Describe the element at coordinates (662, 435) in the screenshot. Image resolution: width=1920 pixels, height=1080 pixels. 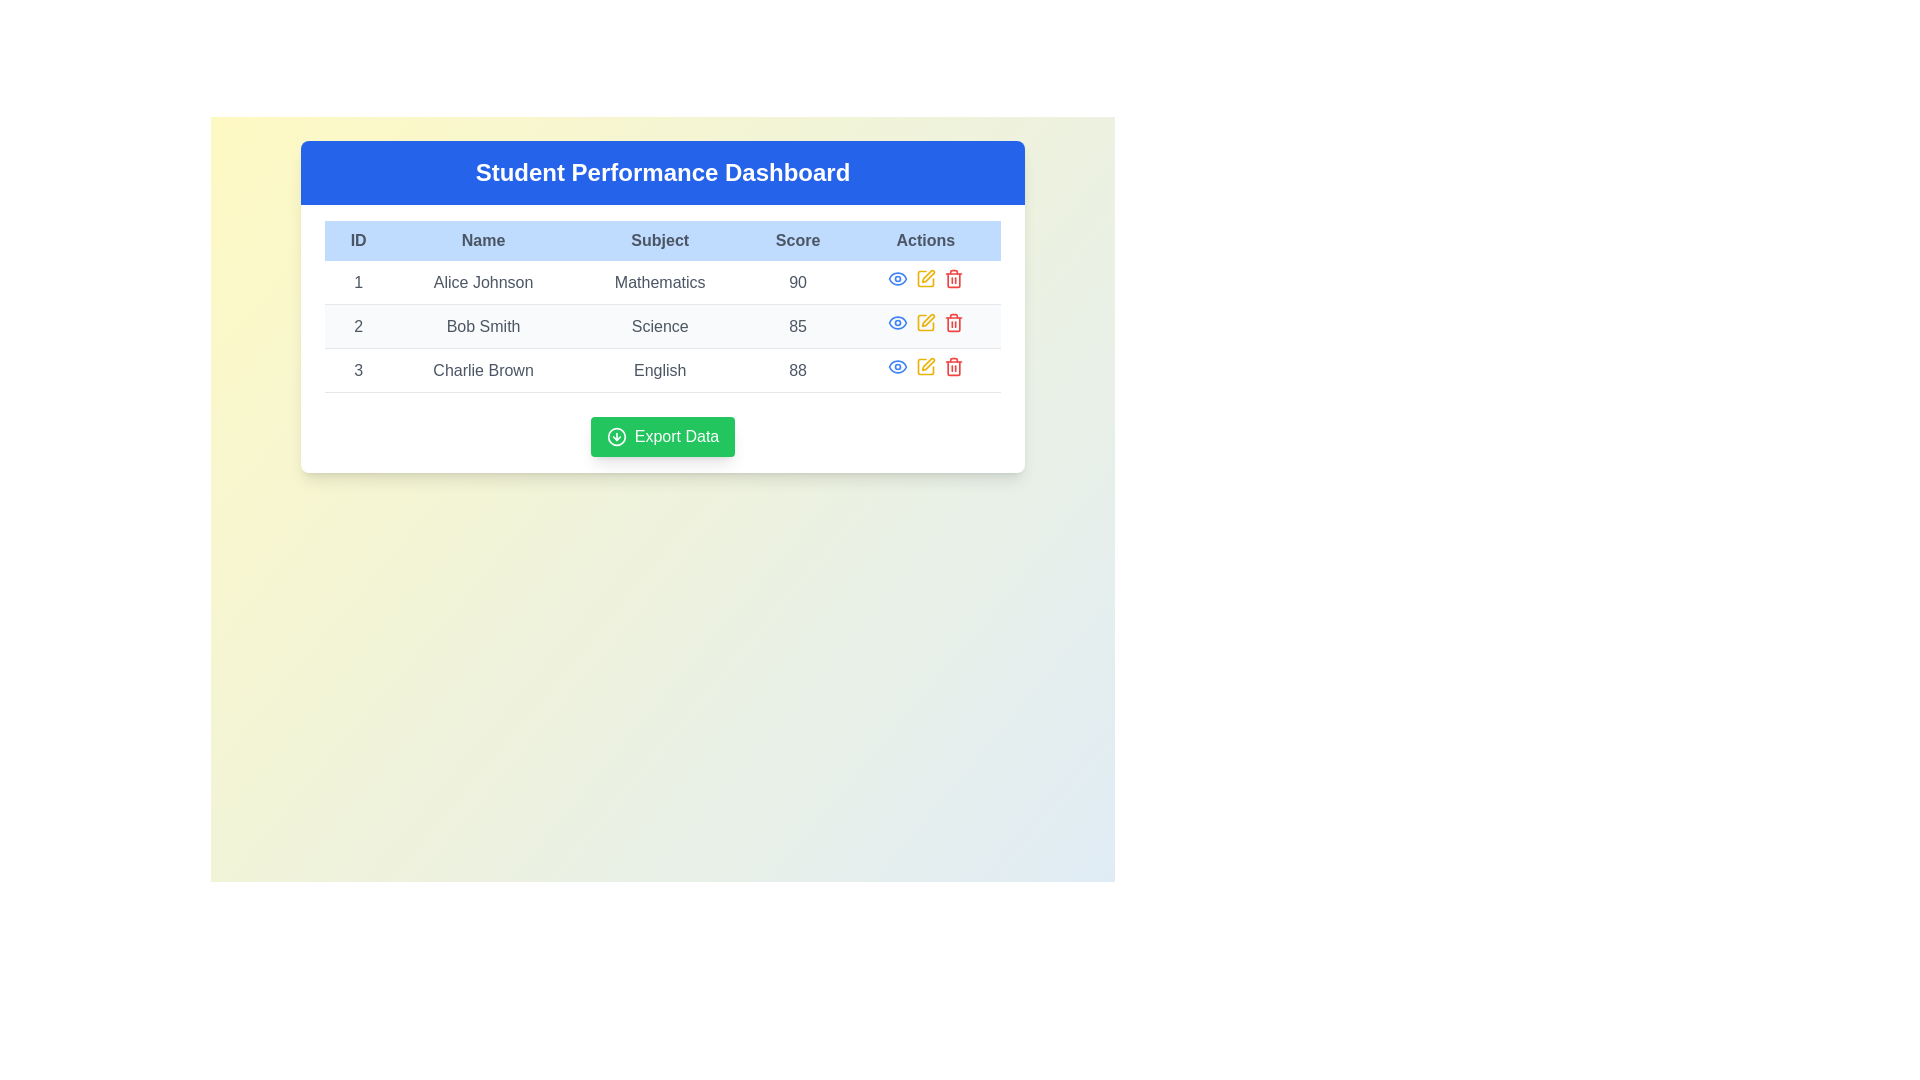
I see `the export button located beneath the data table to initiate data export` at that location.